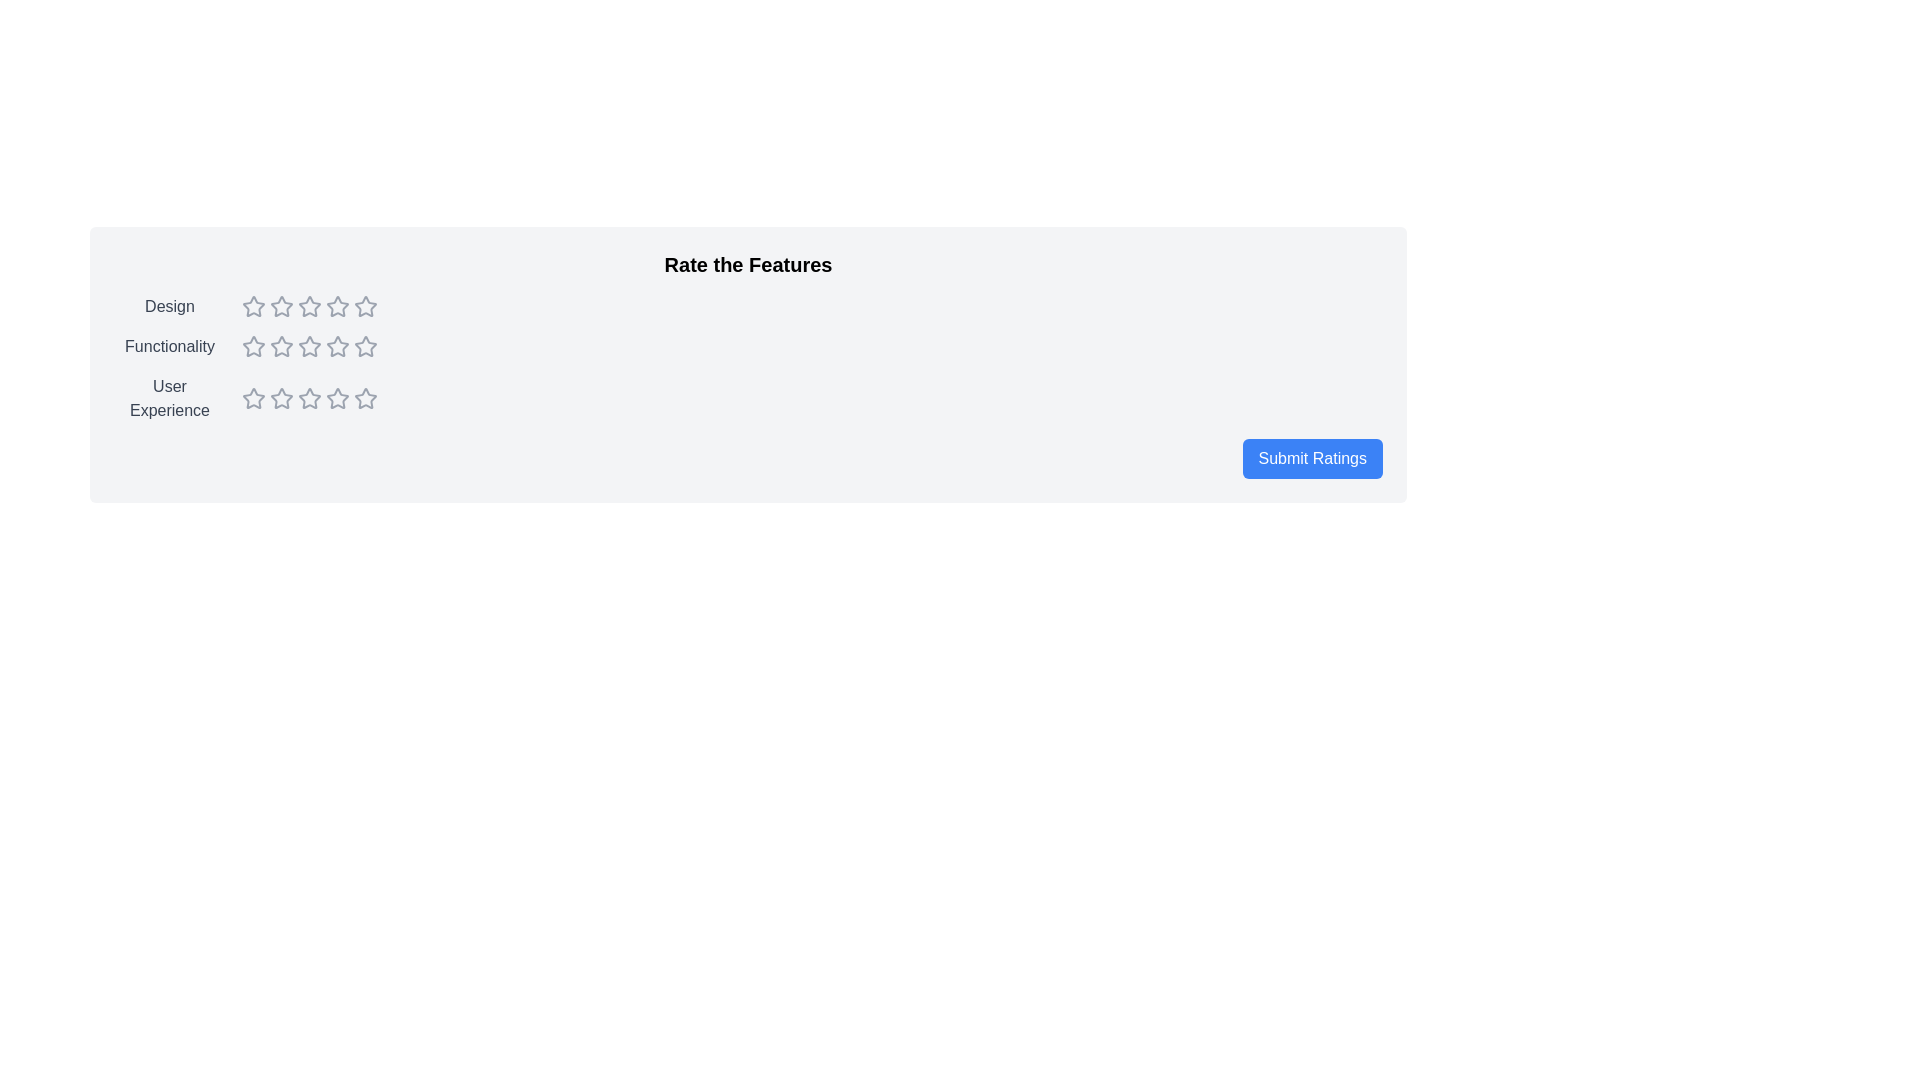 This screenshot has width=1920, height=1080. What do you see at coordinates (309, 306) in the screenshot?
I see `the second star icon for rating under the 'Design' label` at bounding box center [309, 306].